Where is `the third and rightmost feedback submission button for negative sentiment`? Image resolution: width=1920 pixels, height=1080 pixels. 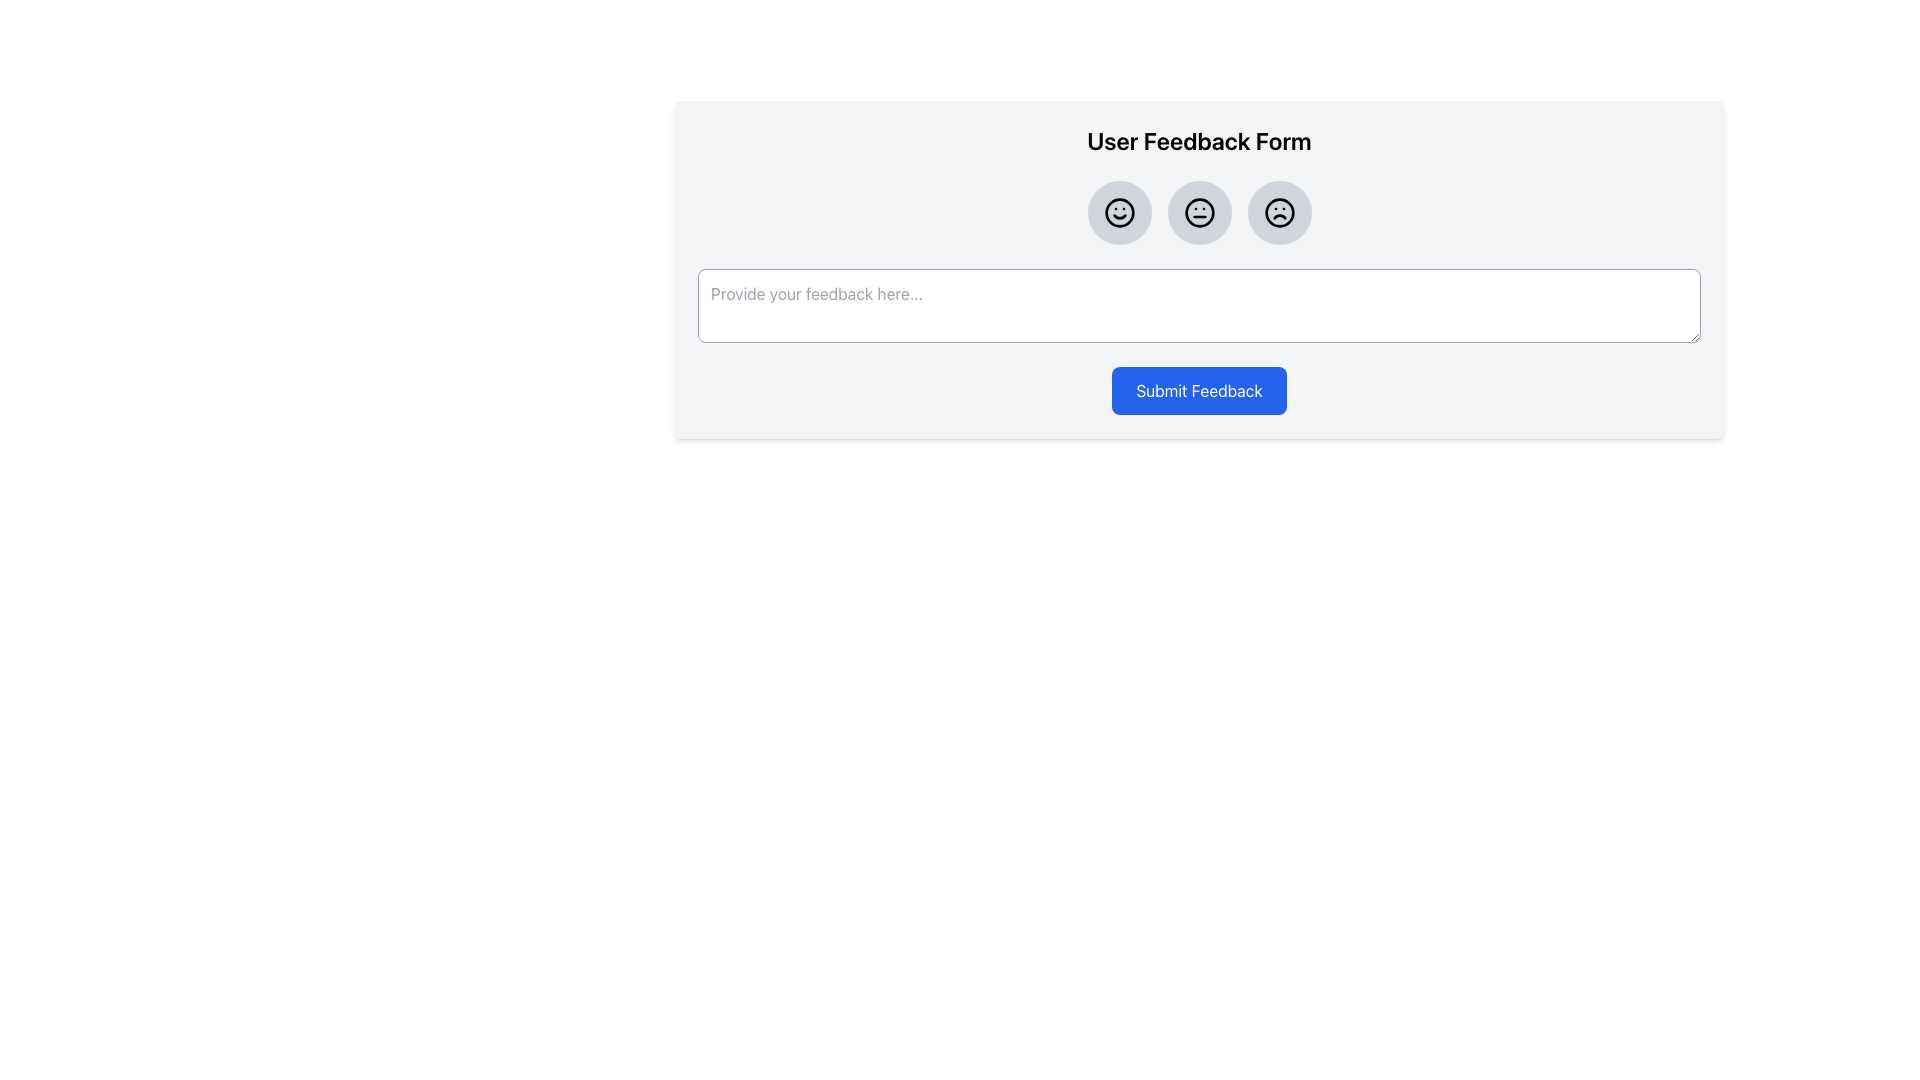 the third and rightmost feedback submission button for negative sentiment is located at coordinates (1278, 212).